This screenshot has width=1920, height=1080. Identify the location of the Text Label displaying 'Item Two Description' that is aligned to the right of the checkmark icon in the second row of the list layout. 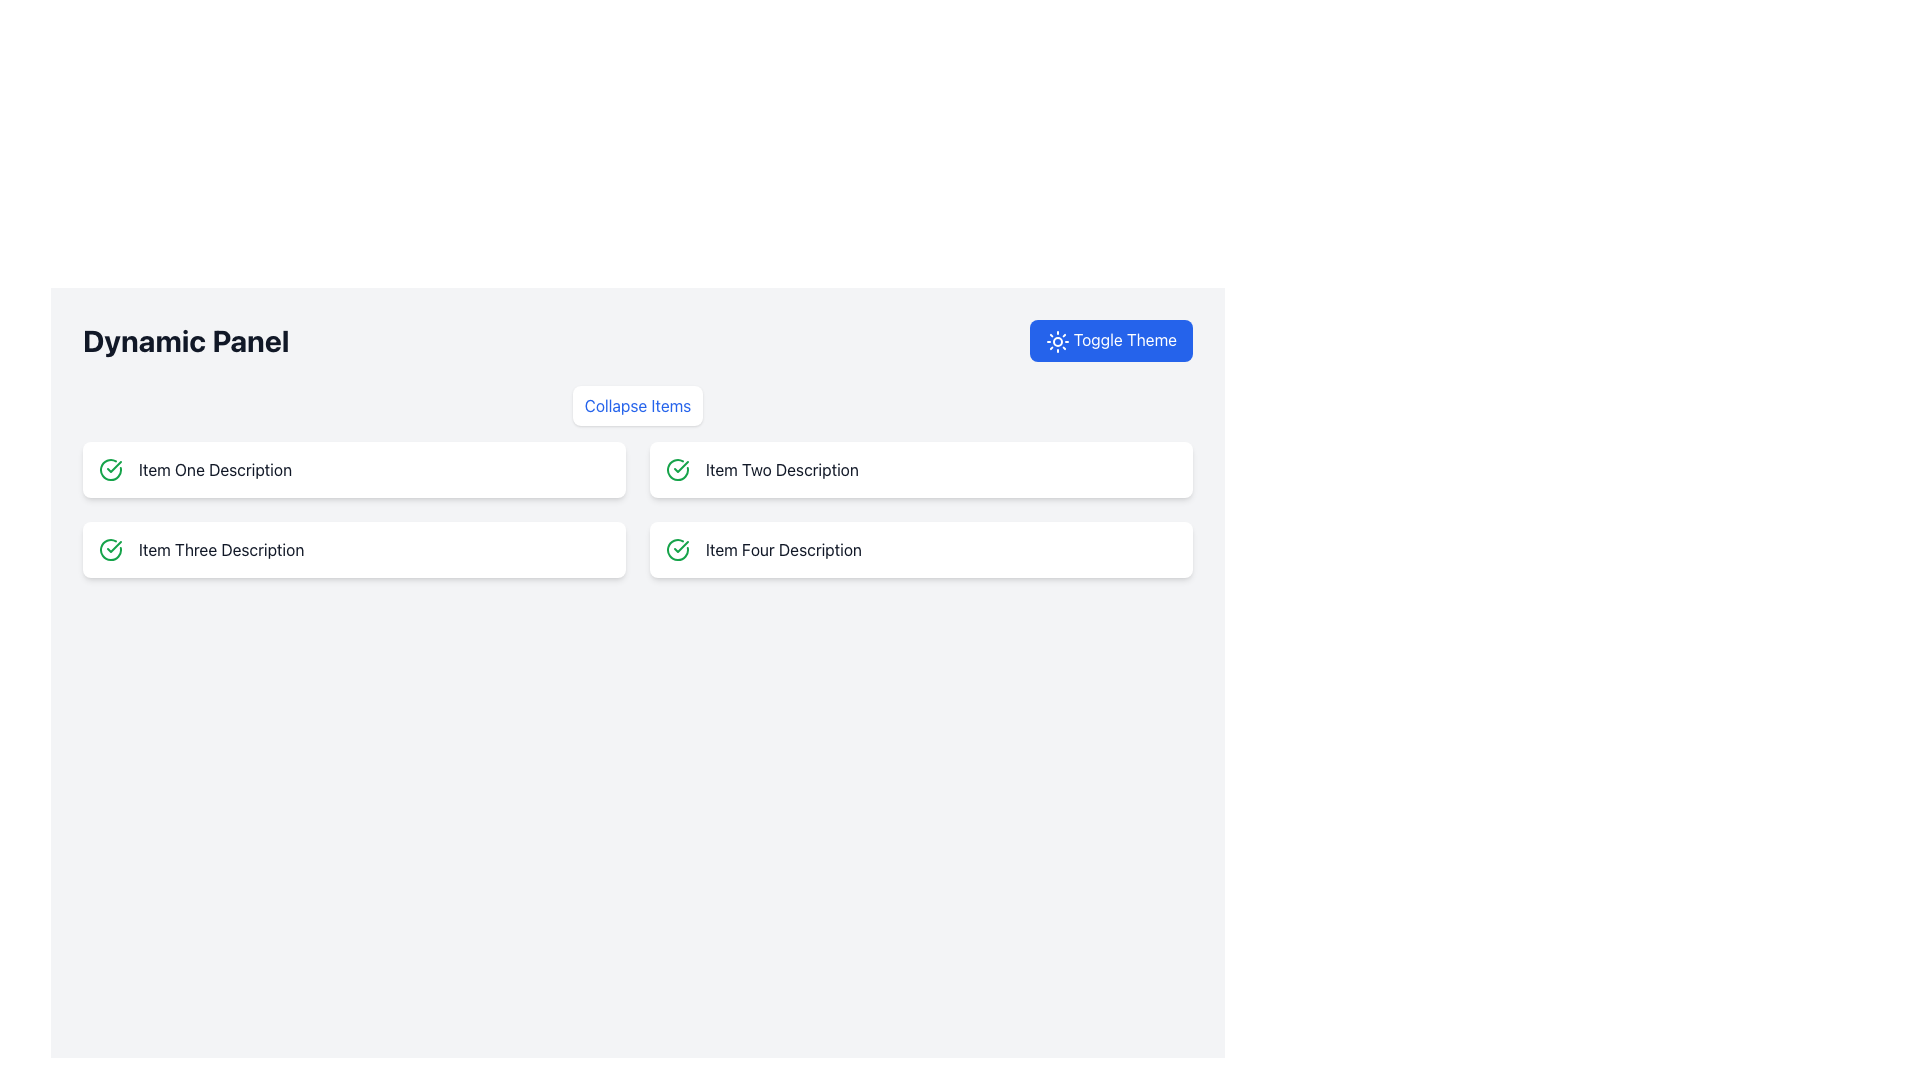
(781, 469).